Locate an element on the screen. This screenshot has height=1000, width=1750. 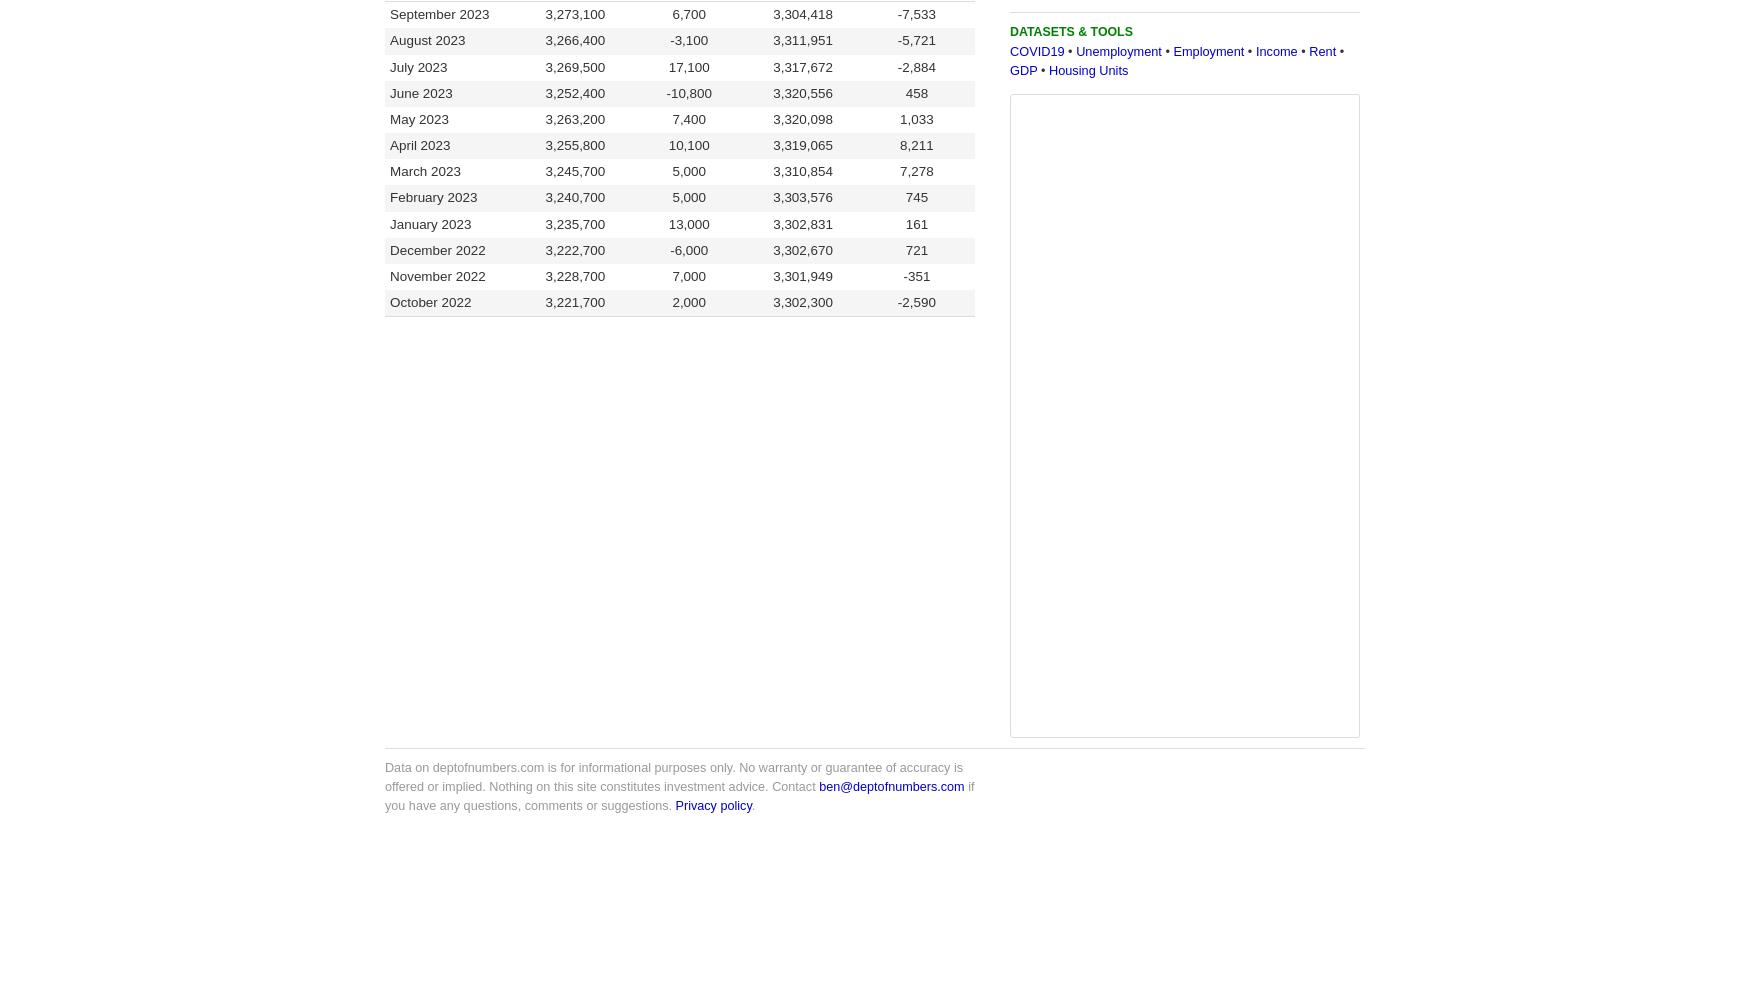
'3,240,700' is located at coordinates (575, 196).